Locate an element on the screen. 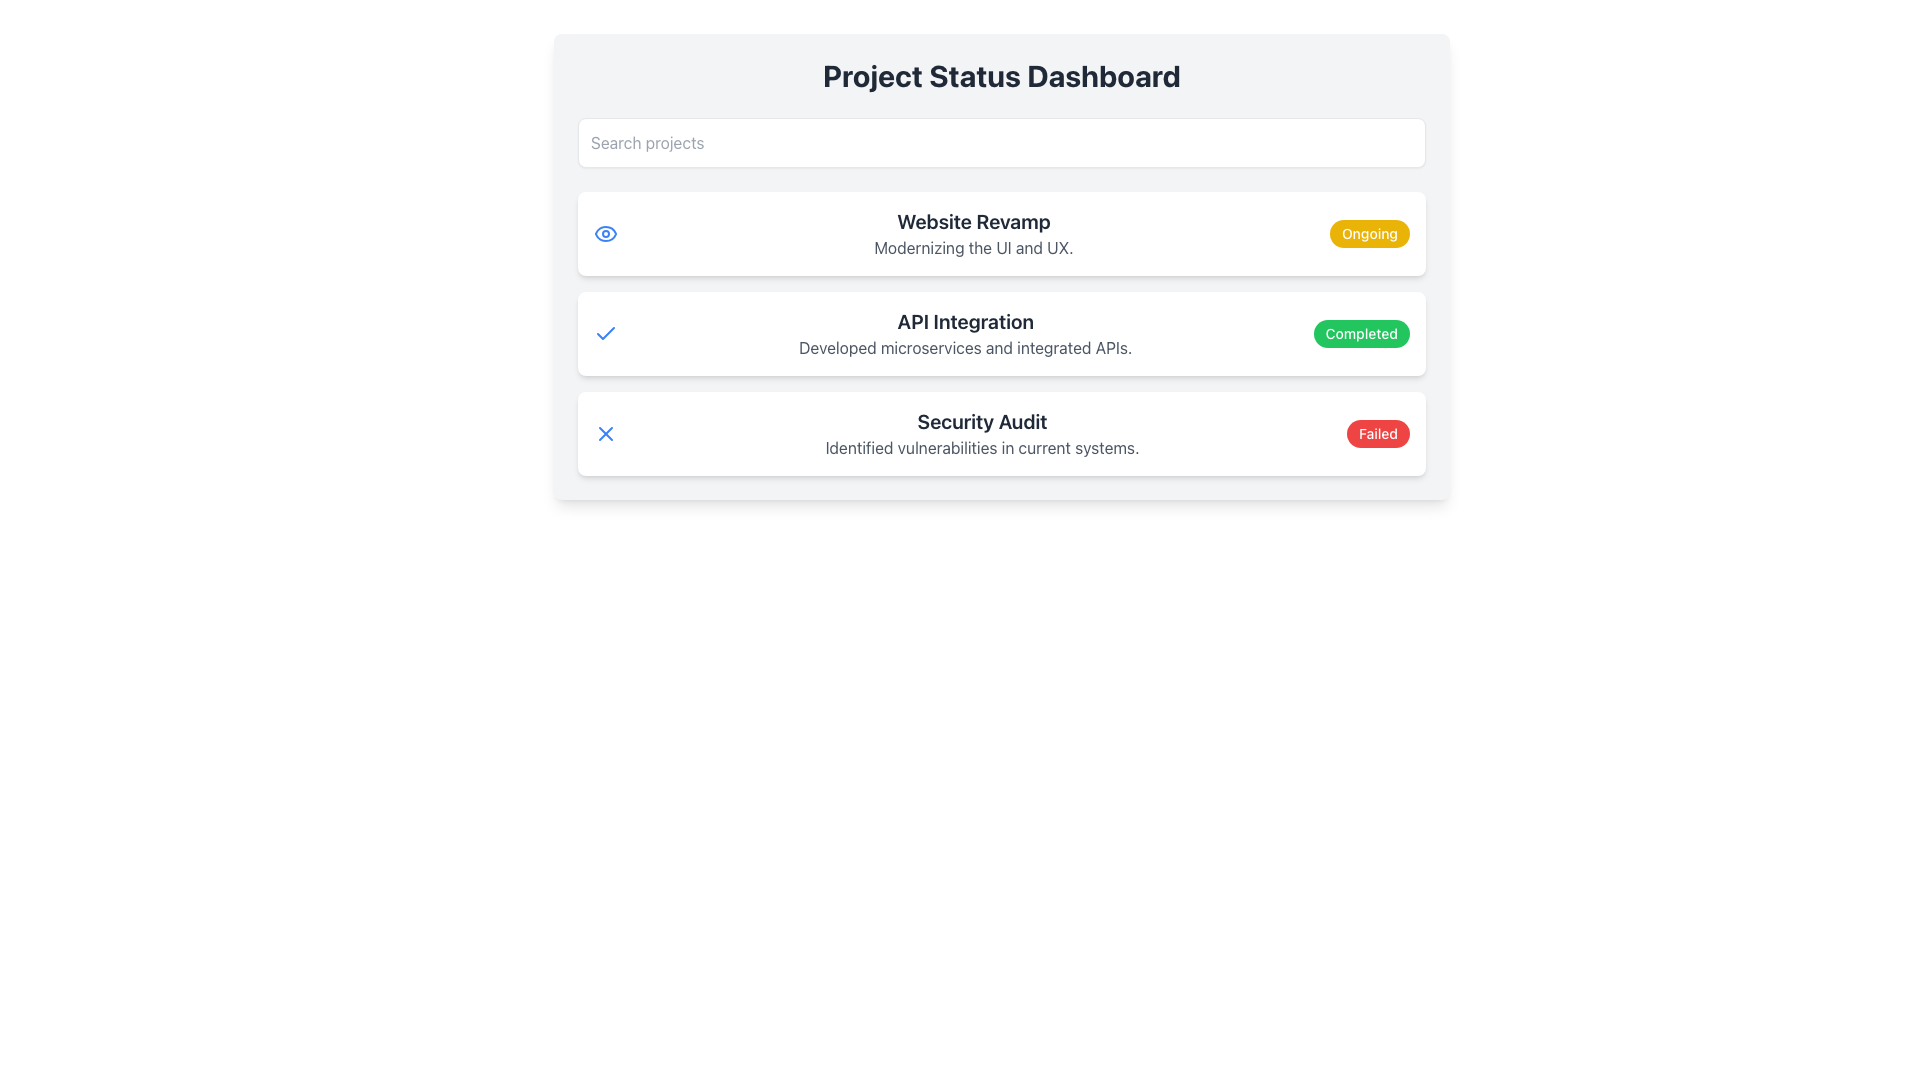 This screenshot has width=1920, height=1080. descriptive display block containing the static text 'API Integration' and its description 'Developed microservices and integrated APIs.' located centrally in the vertical list layout is located at coordinates (965, 333).